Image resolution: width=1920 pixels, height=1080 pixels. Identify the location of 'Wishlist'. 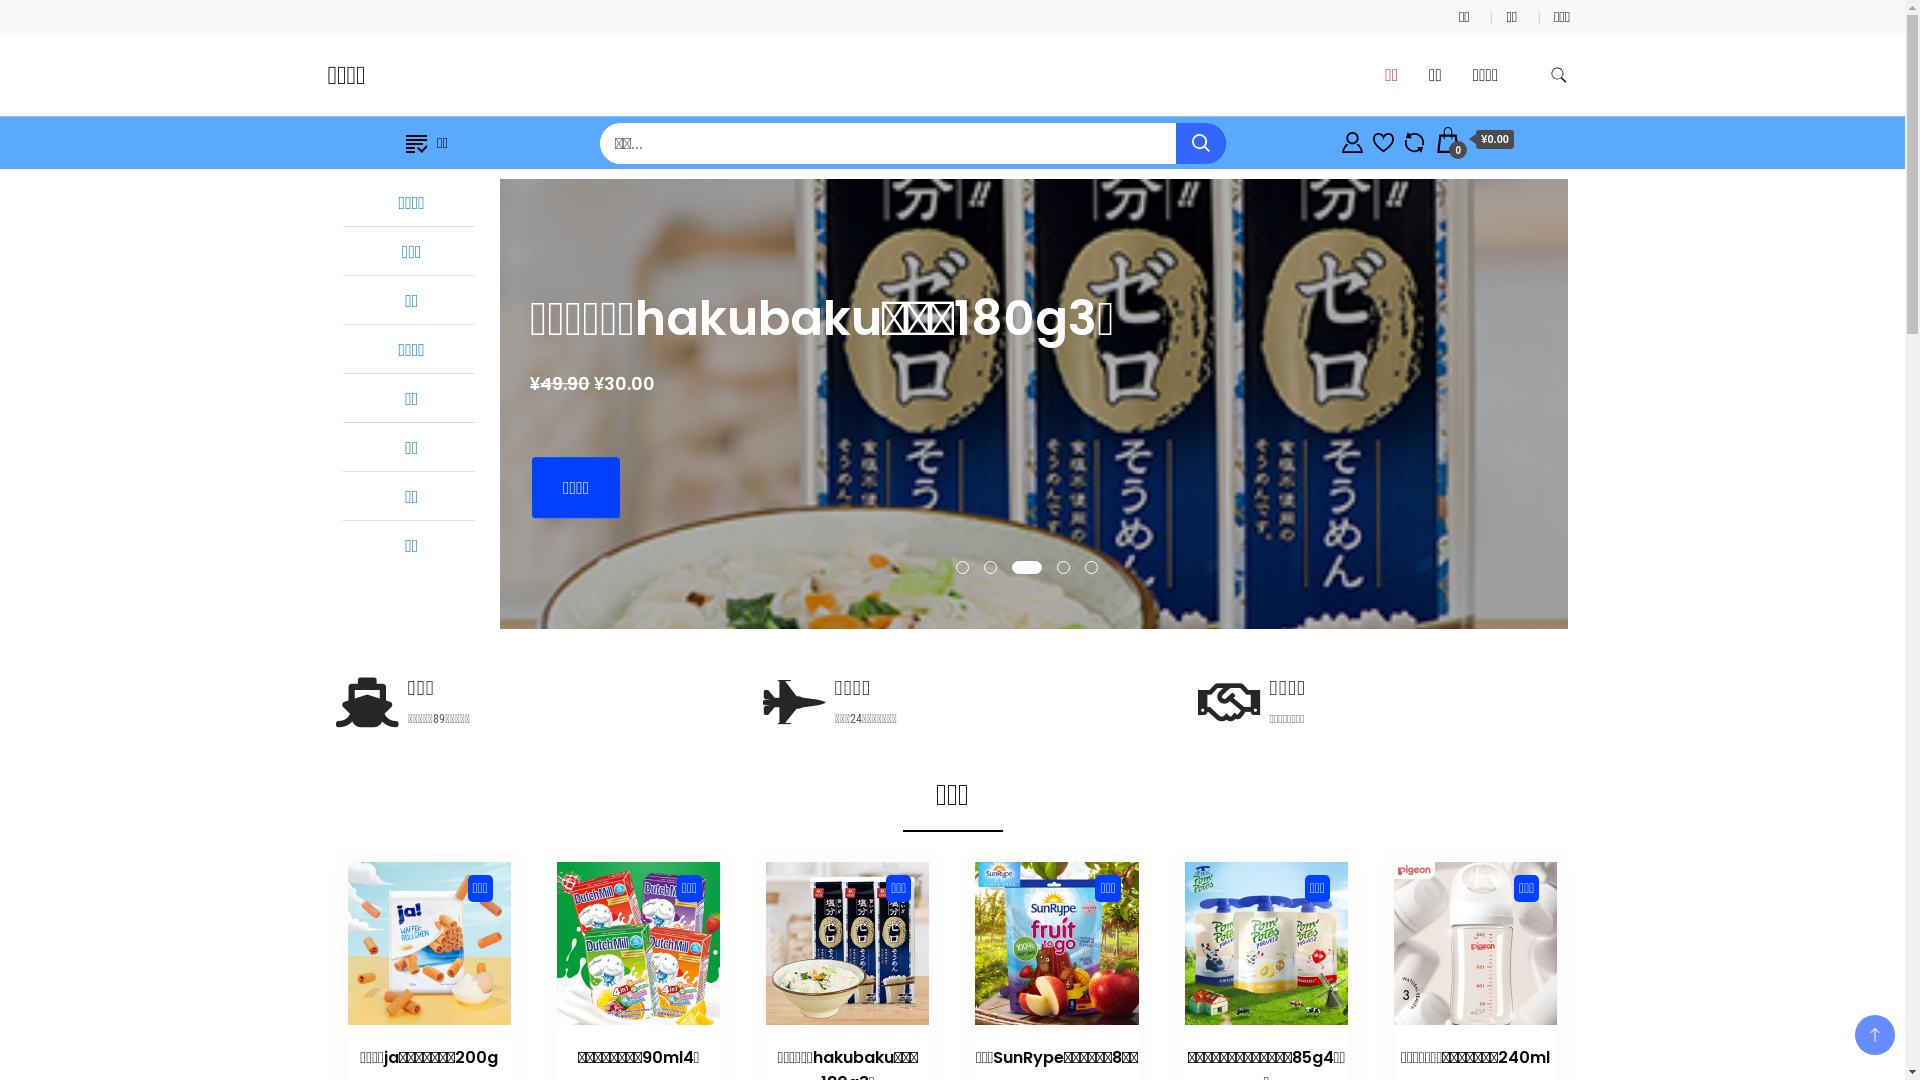
(1382, 138).